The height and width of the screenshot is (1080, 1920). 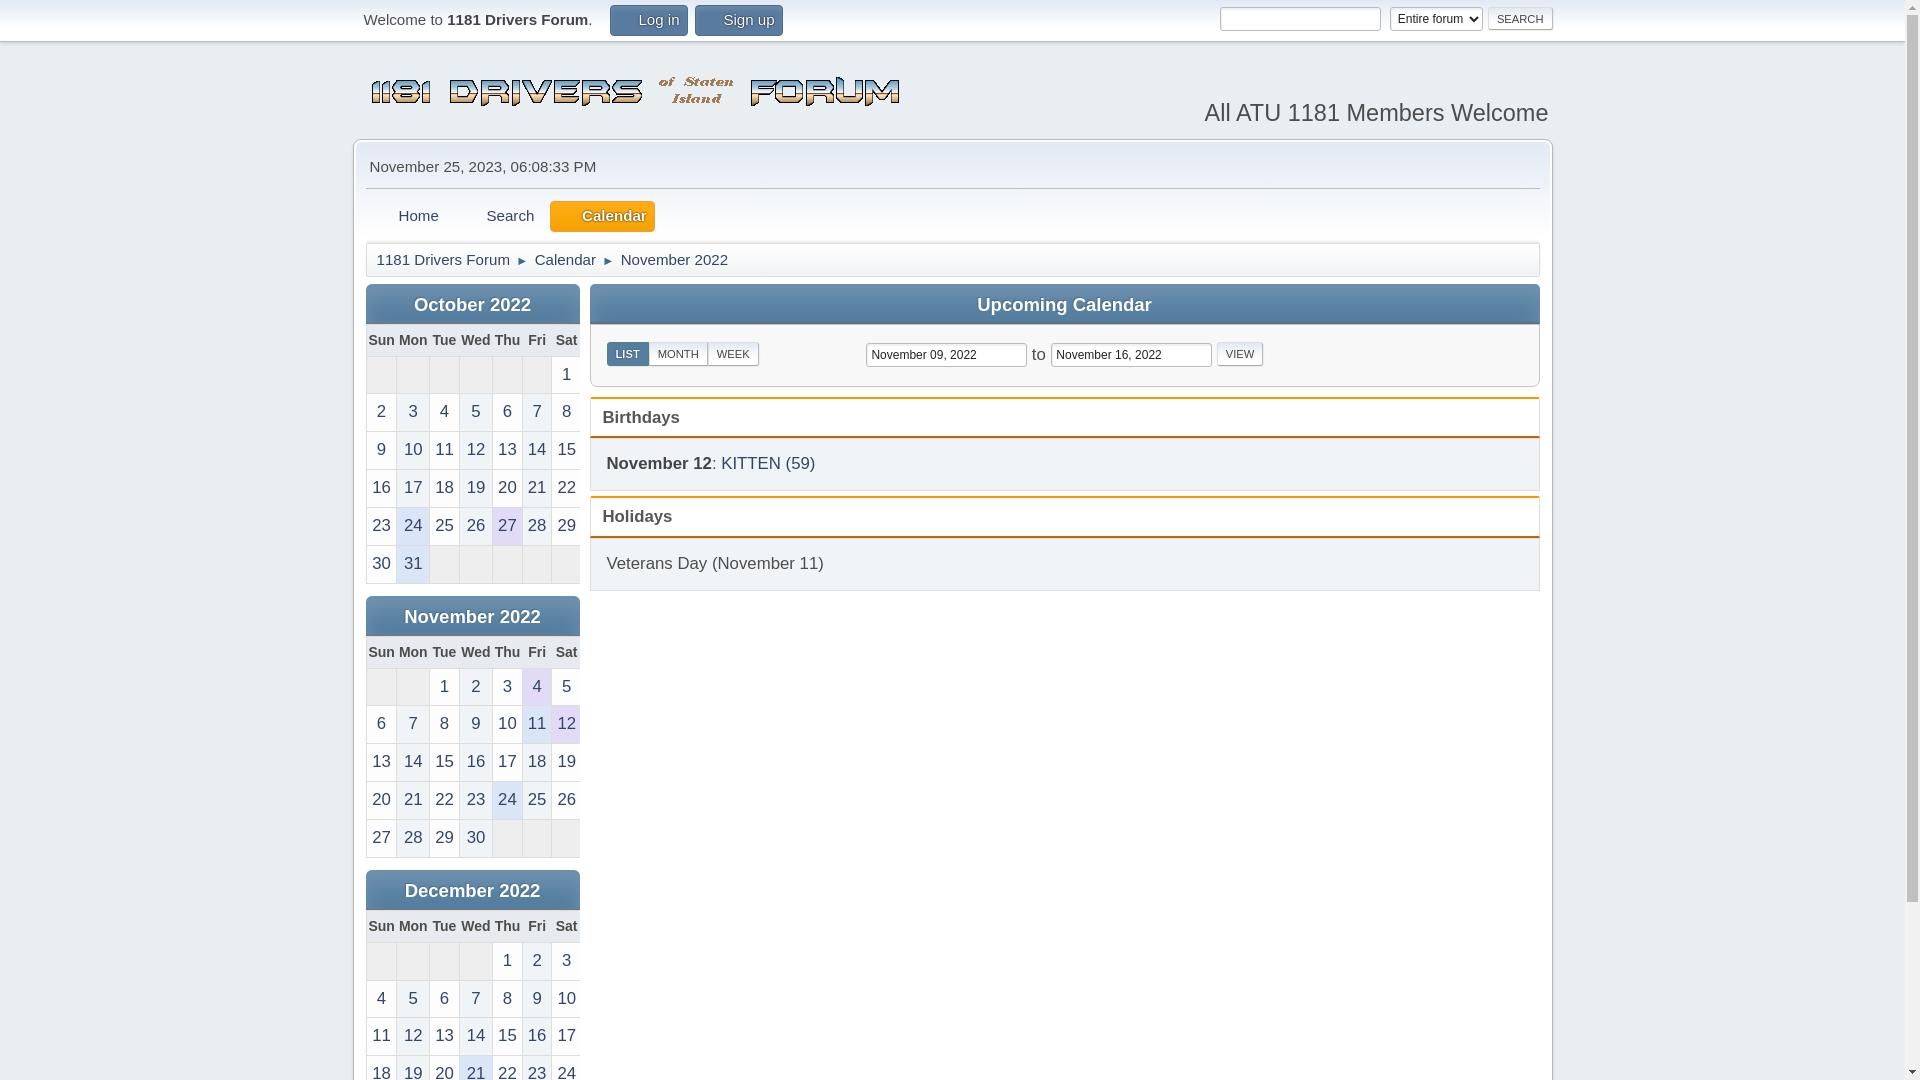 What do you see at coordinates (1216, 353) in the screenshot?
I see `'View'` at bounding box center [1216, 353].